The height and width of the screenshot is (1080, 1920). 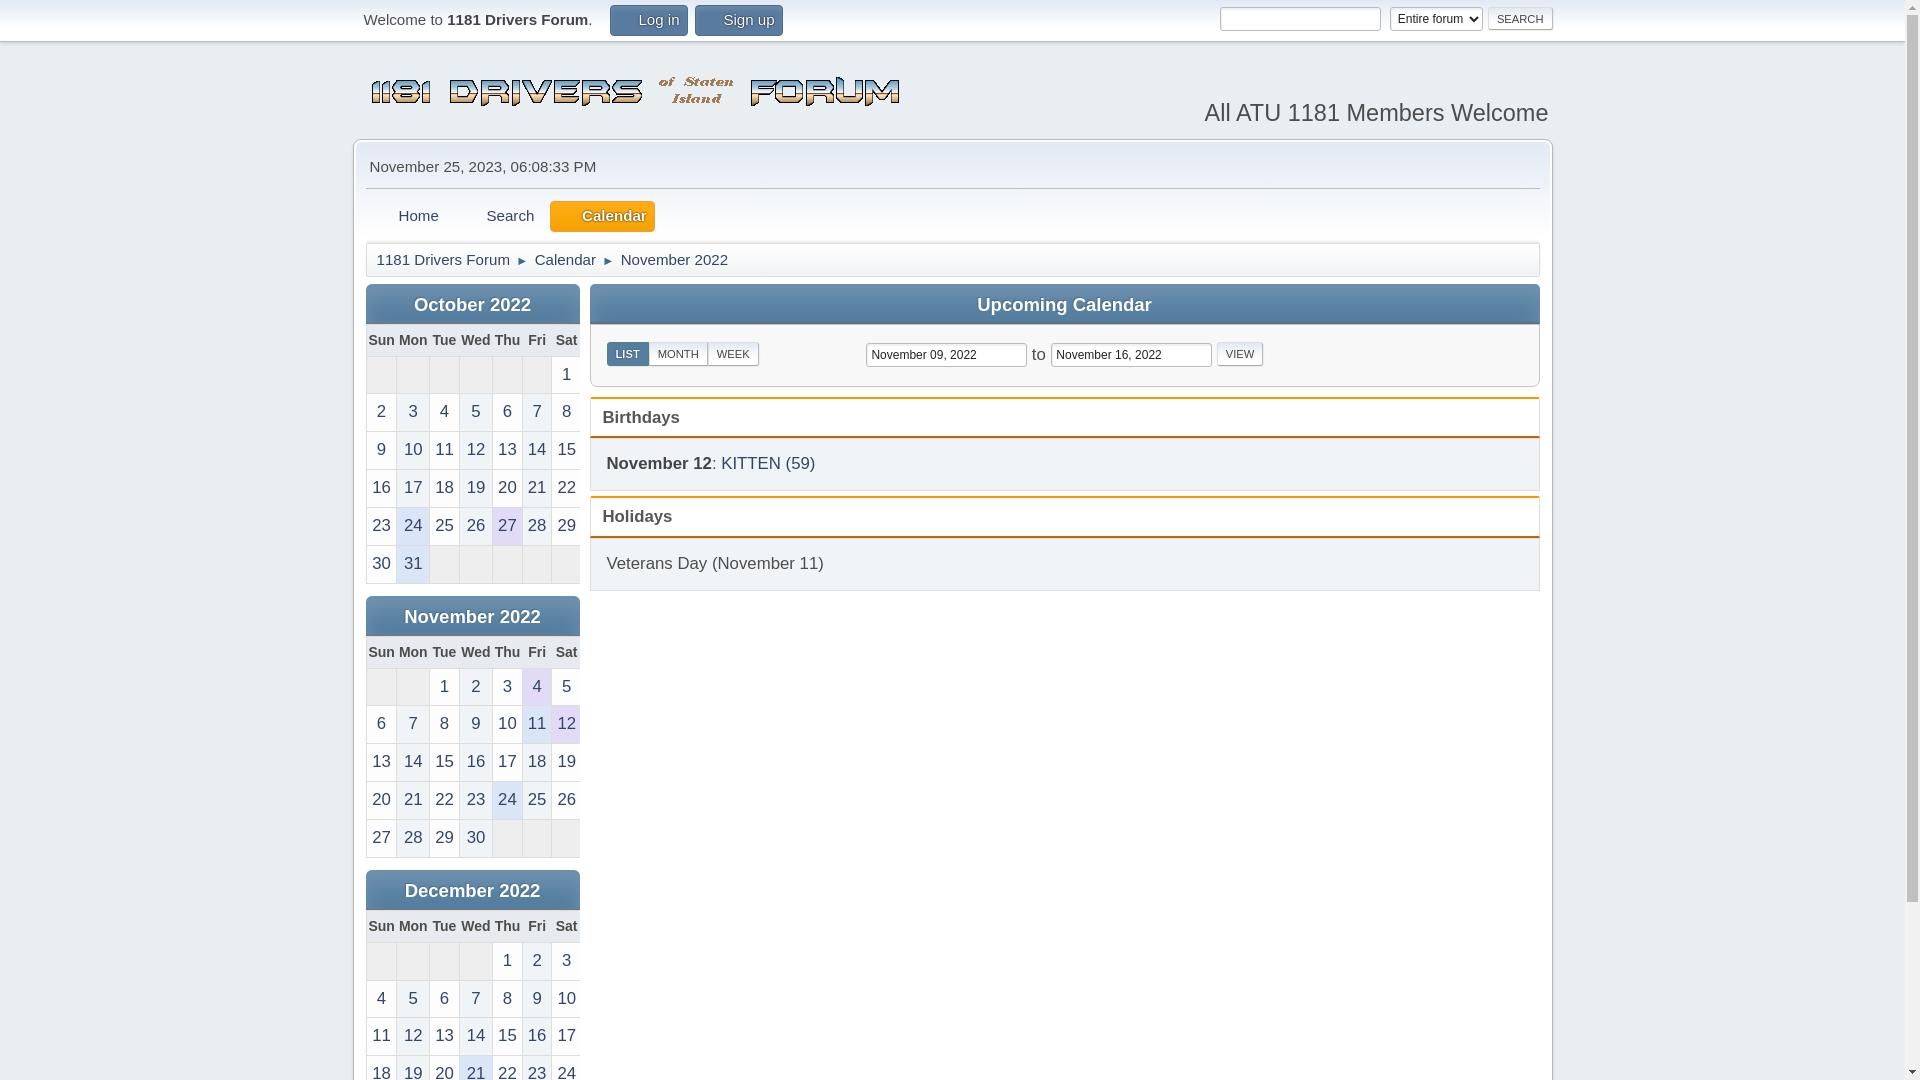 What do you see at coordinates (1216, 353) in the screenshot?
I see `'View'` at bounding box center [1216, 353].